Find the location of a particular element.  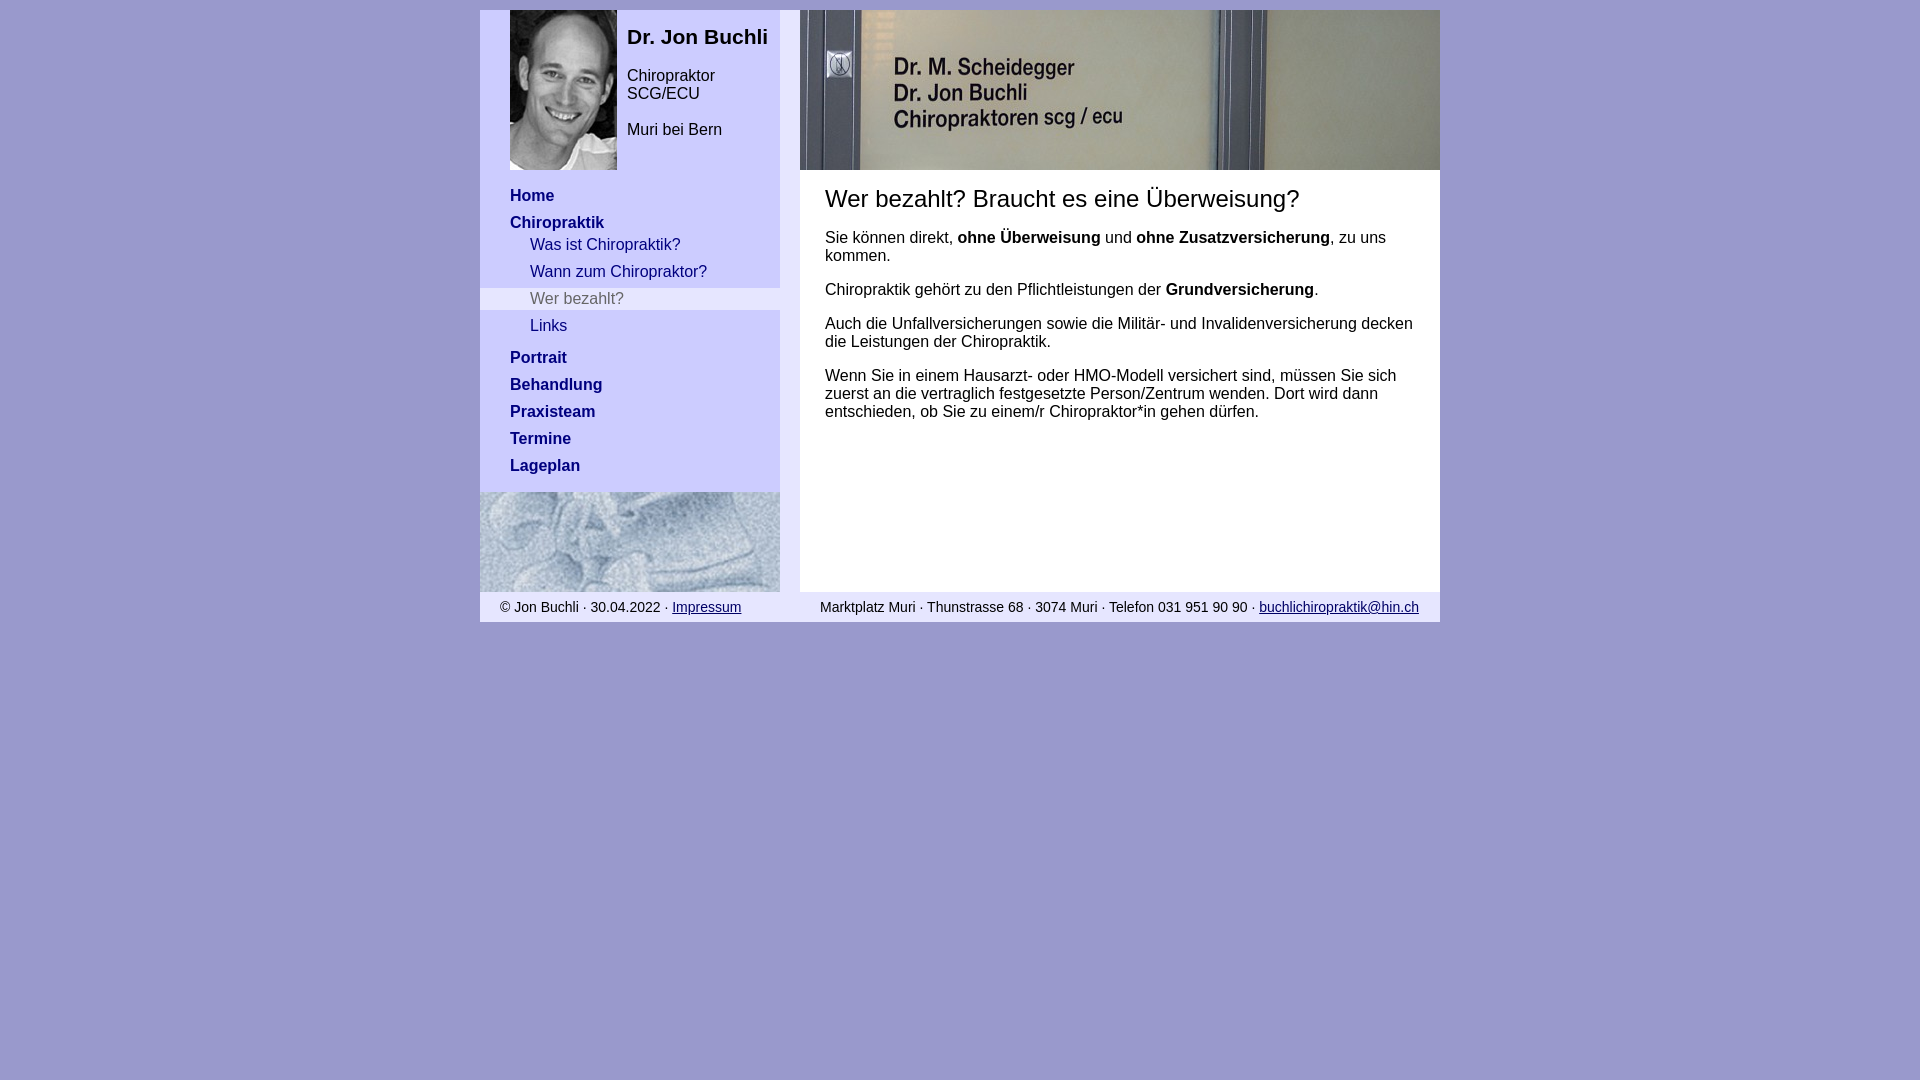

'Termine' is located at coordinates (628, 438).